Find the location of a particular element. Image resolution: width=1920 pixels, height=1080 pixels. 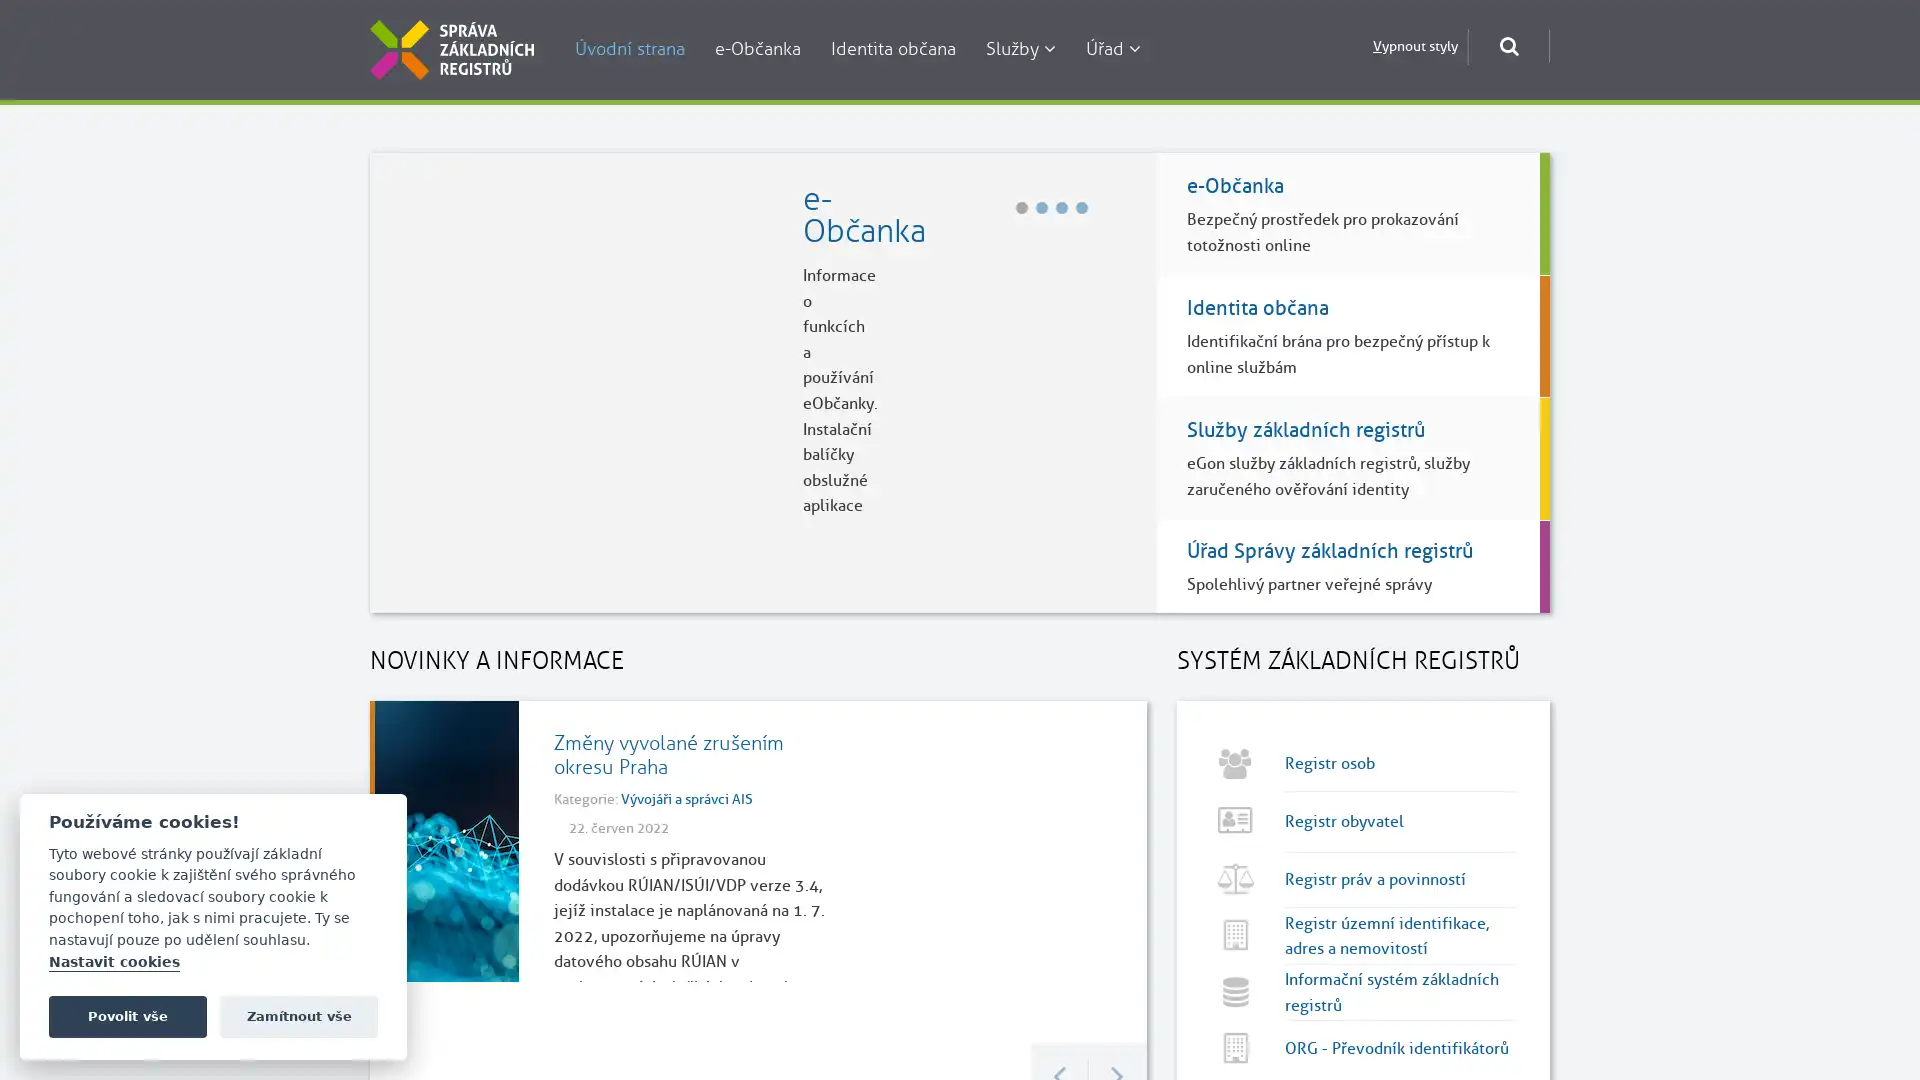

Povolit vse is located at coordinates (126, 1015).